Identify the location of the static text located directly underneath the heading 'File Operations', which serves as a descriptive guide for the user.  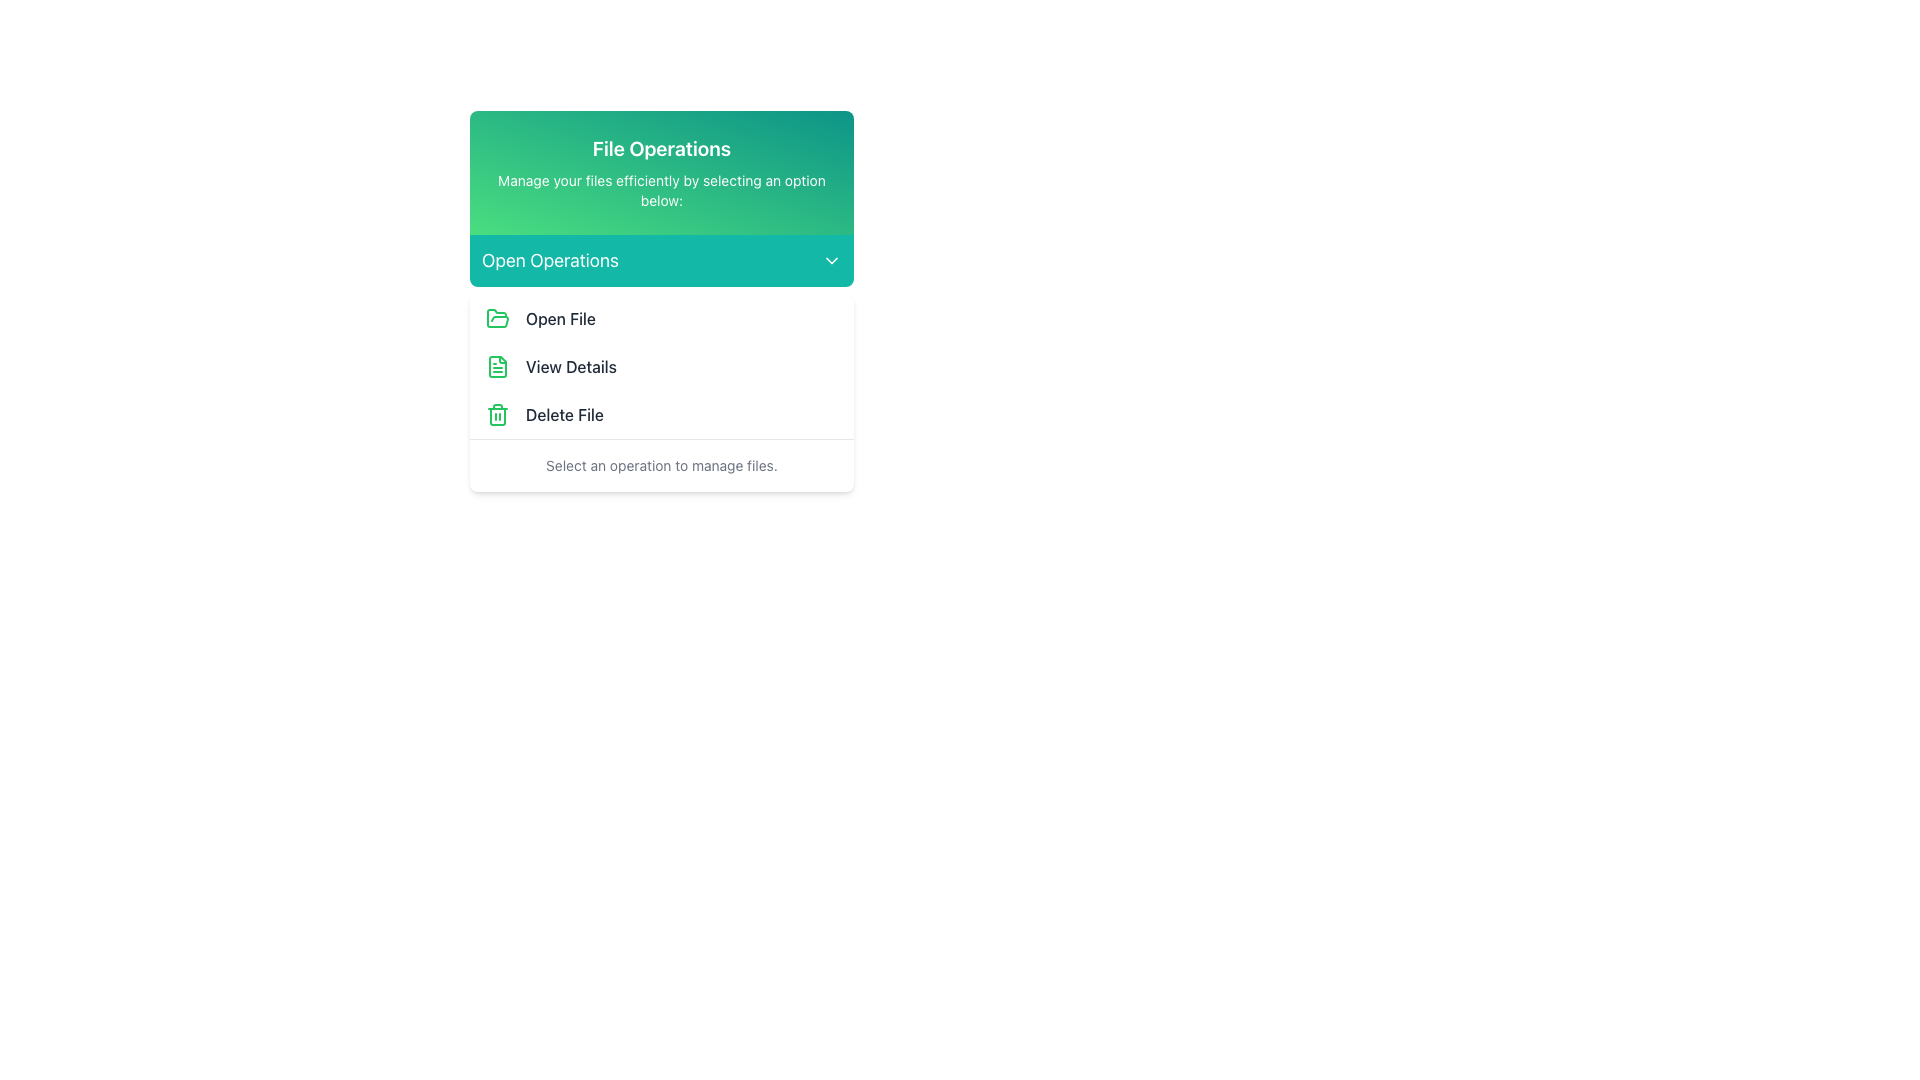
(662, 191).